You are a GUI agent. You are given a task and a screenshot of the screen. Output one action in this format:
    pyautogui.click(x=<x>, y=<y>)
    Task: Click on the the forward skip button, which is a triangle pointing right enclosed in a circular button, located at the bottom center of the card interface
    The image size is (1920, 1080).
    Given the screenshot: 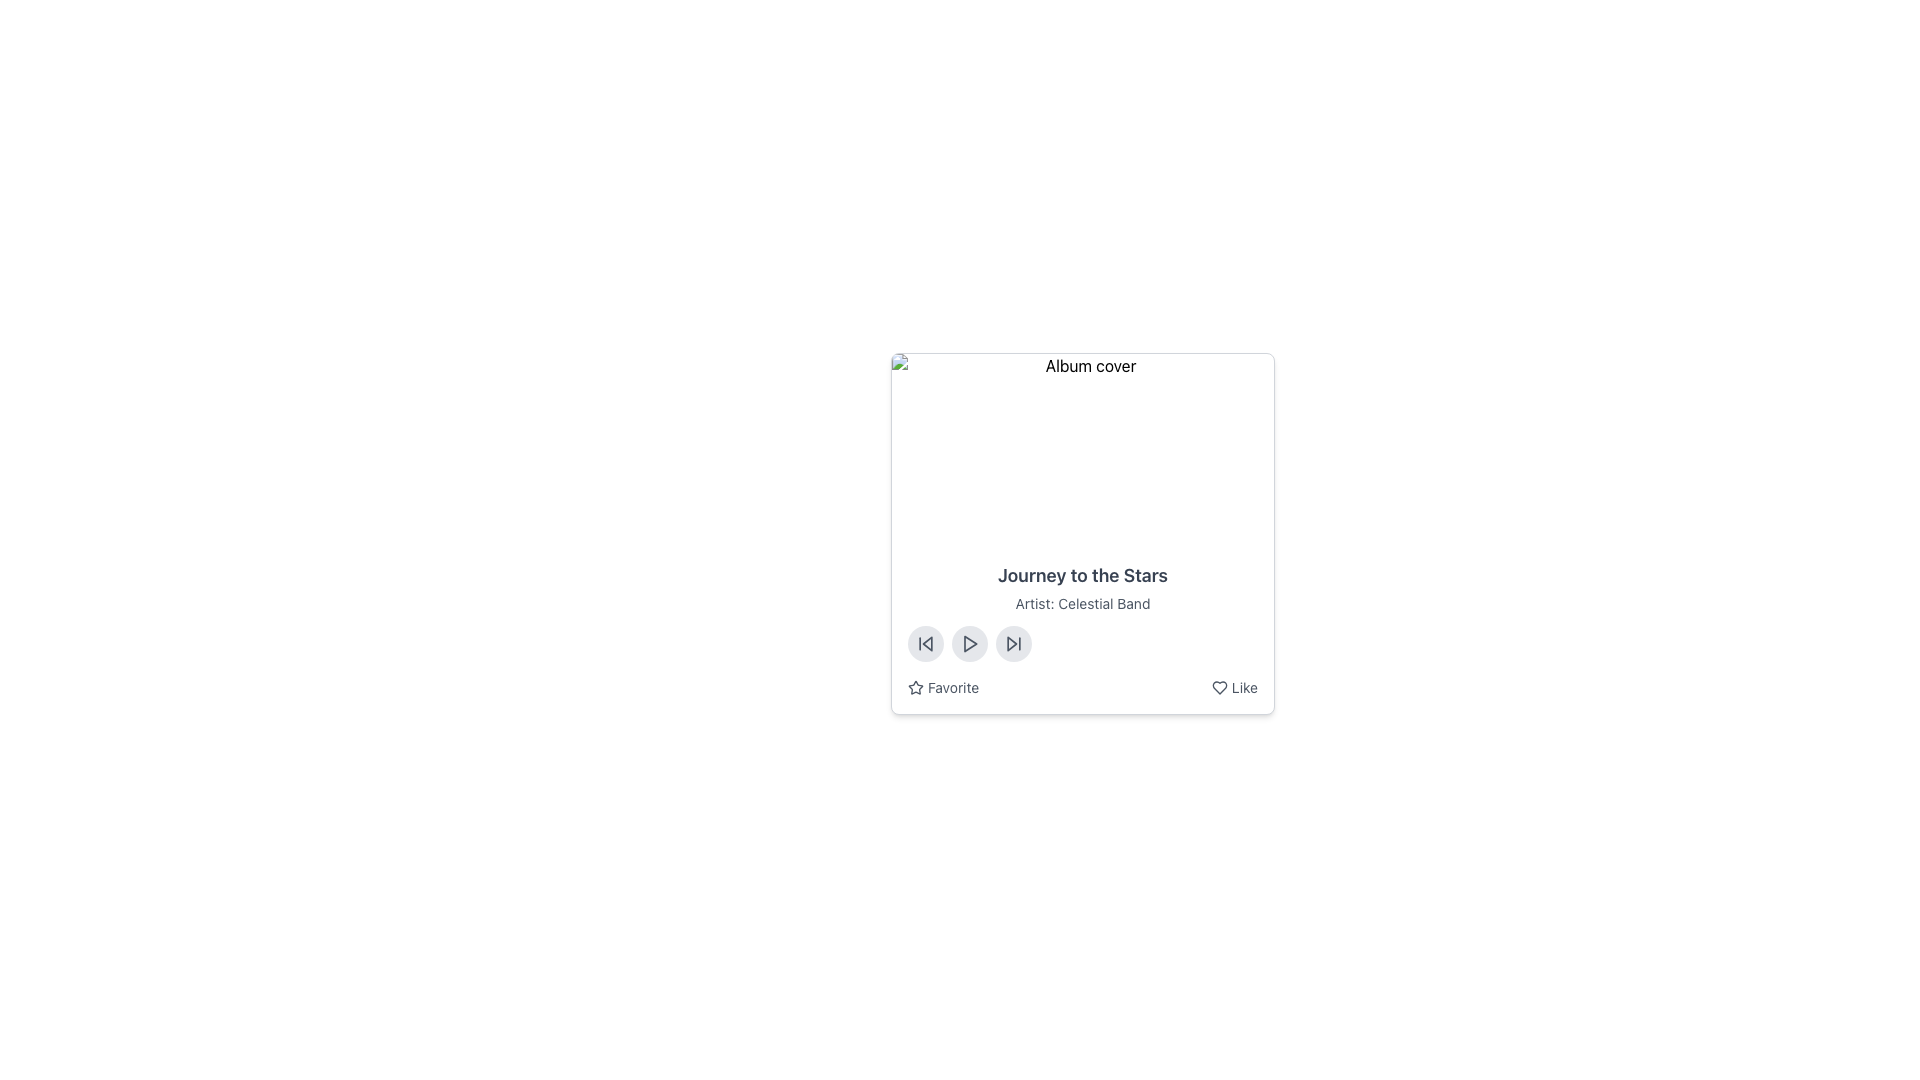 What is the action you would take?
    pyautogui.click(x=1013, y=644)
    